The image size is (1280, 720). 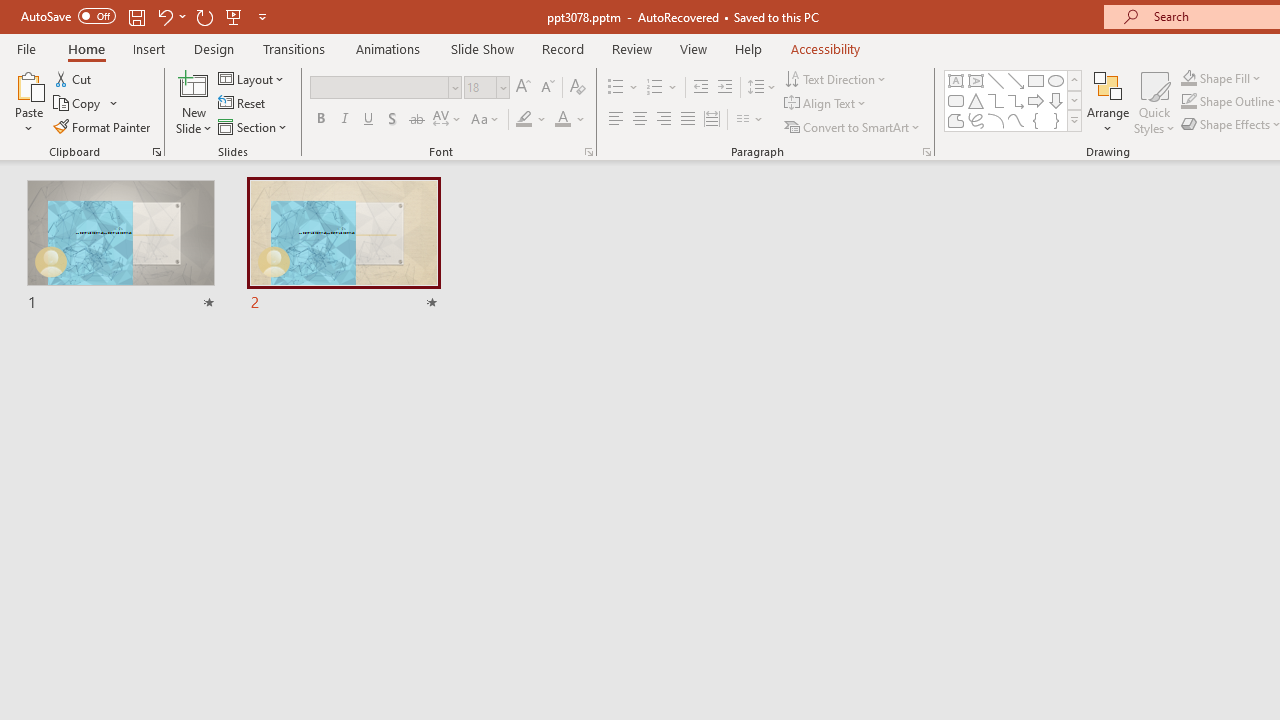 I want to click on 'Align Text', so click(x=826, y=103).